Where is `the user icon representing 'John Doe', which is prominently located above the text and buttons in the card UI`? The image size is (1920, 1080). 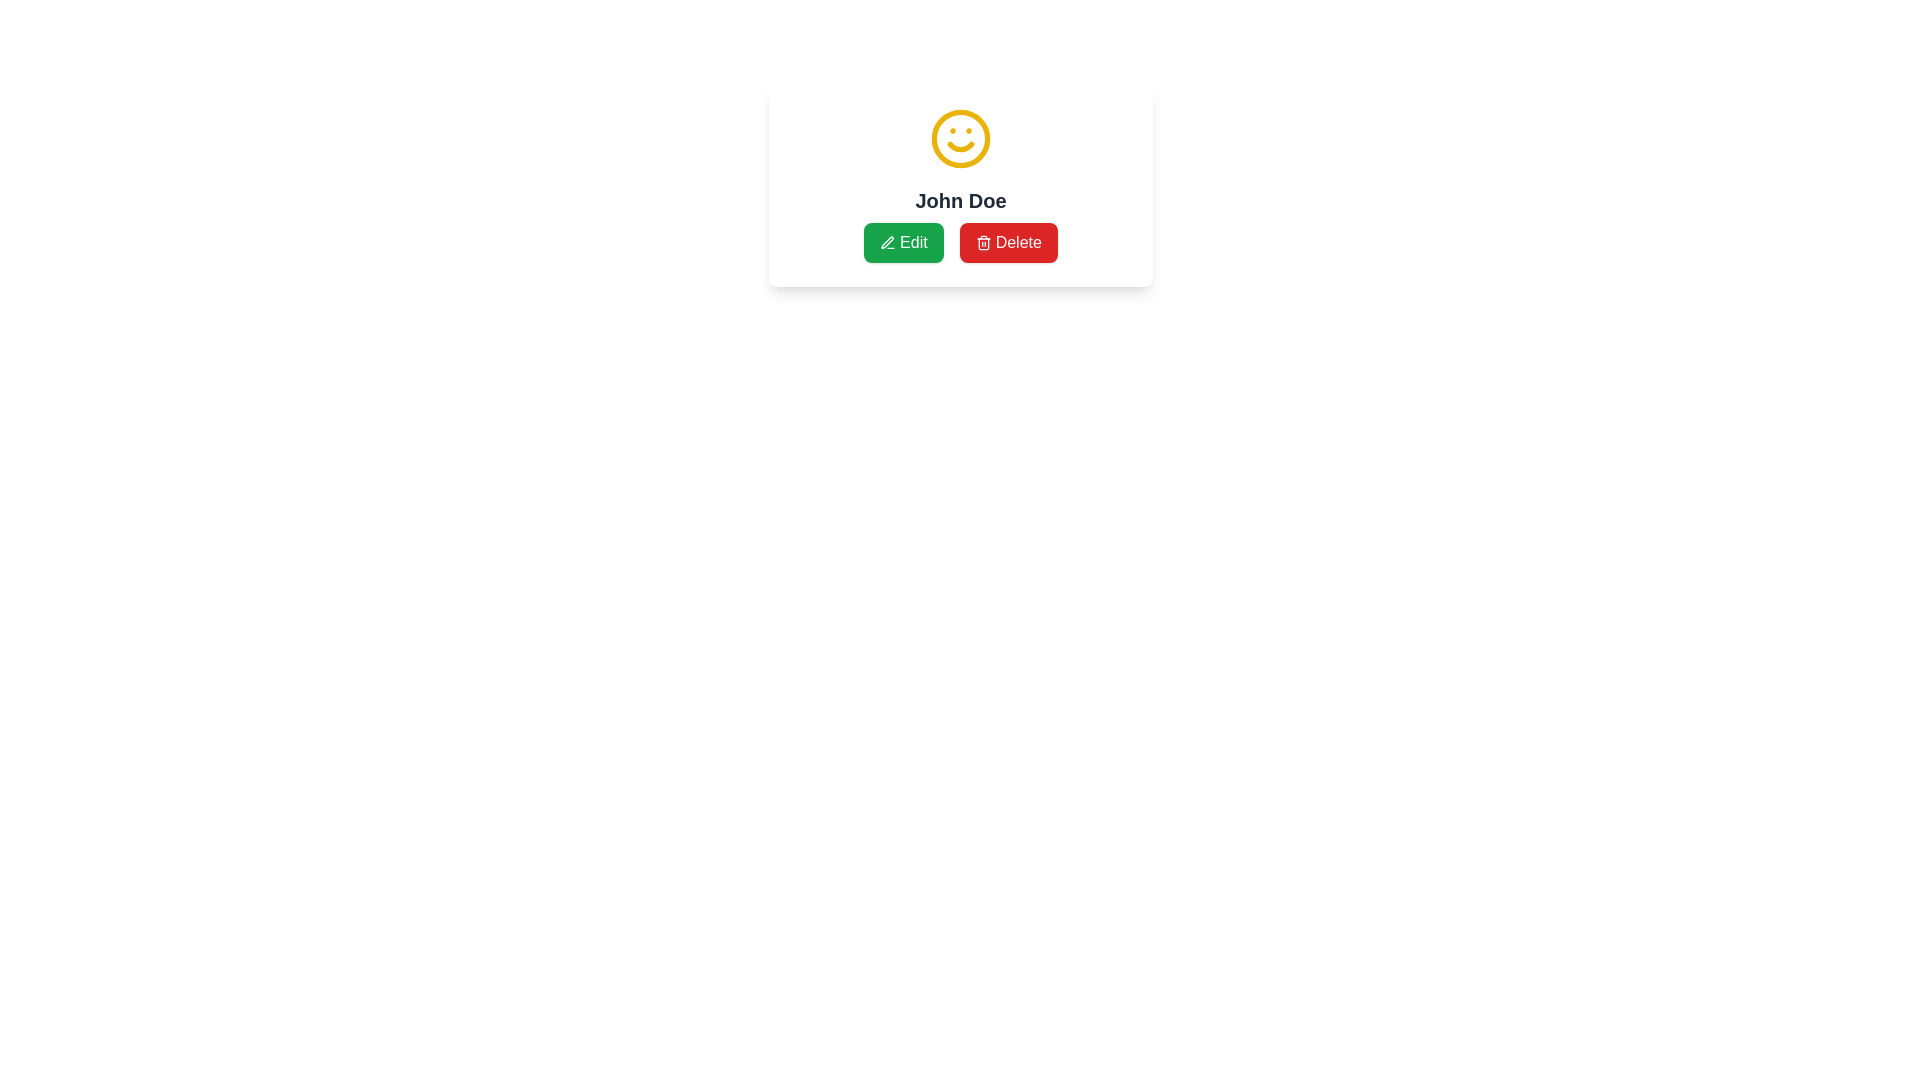
the user icon representing 'John Doe', which is prominently located above the text and buttons in the card UI is located at coordinates (960, 137).